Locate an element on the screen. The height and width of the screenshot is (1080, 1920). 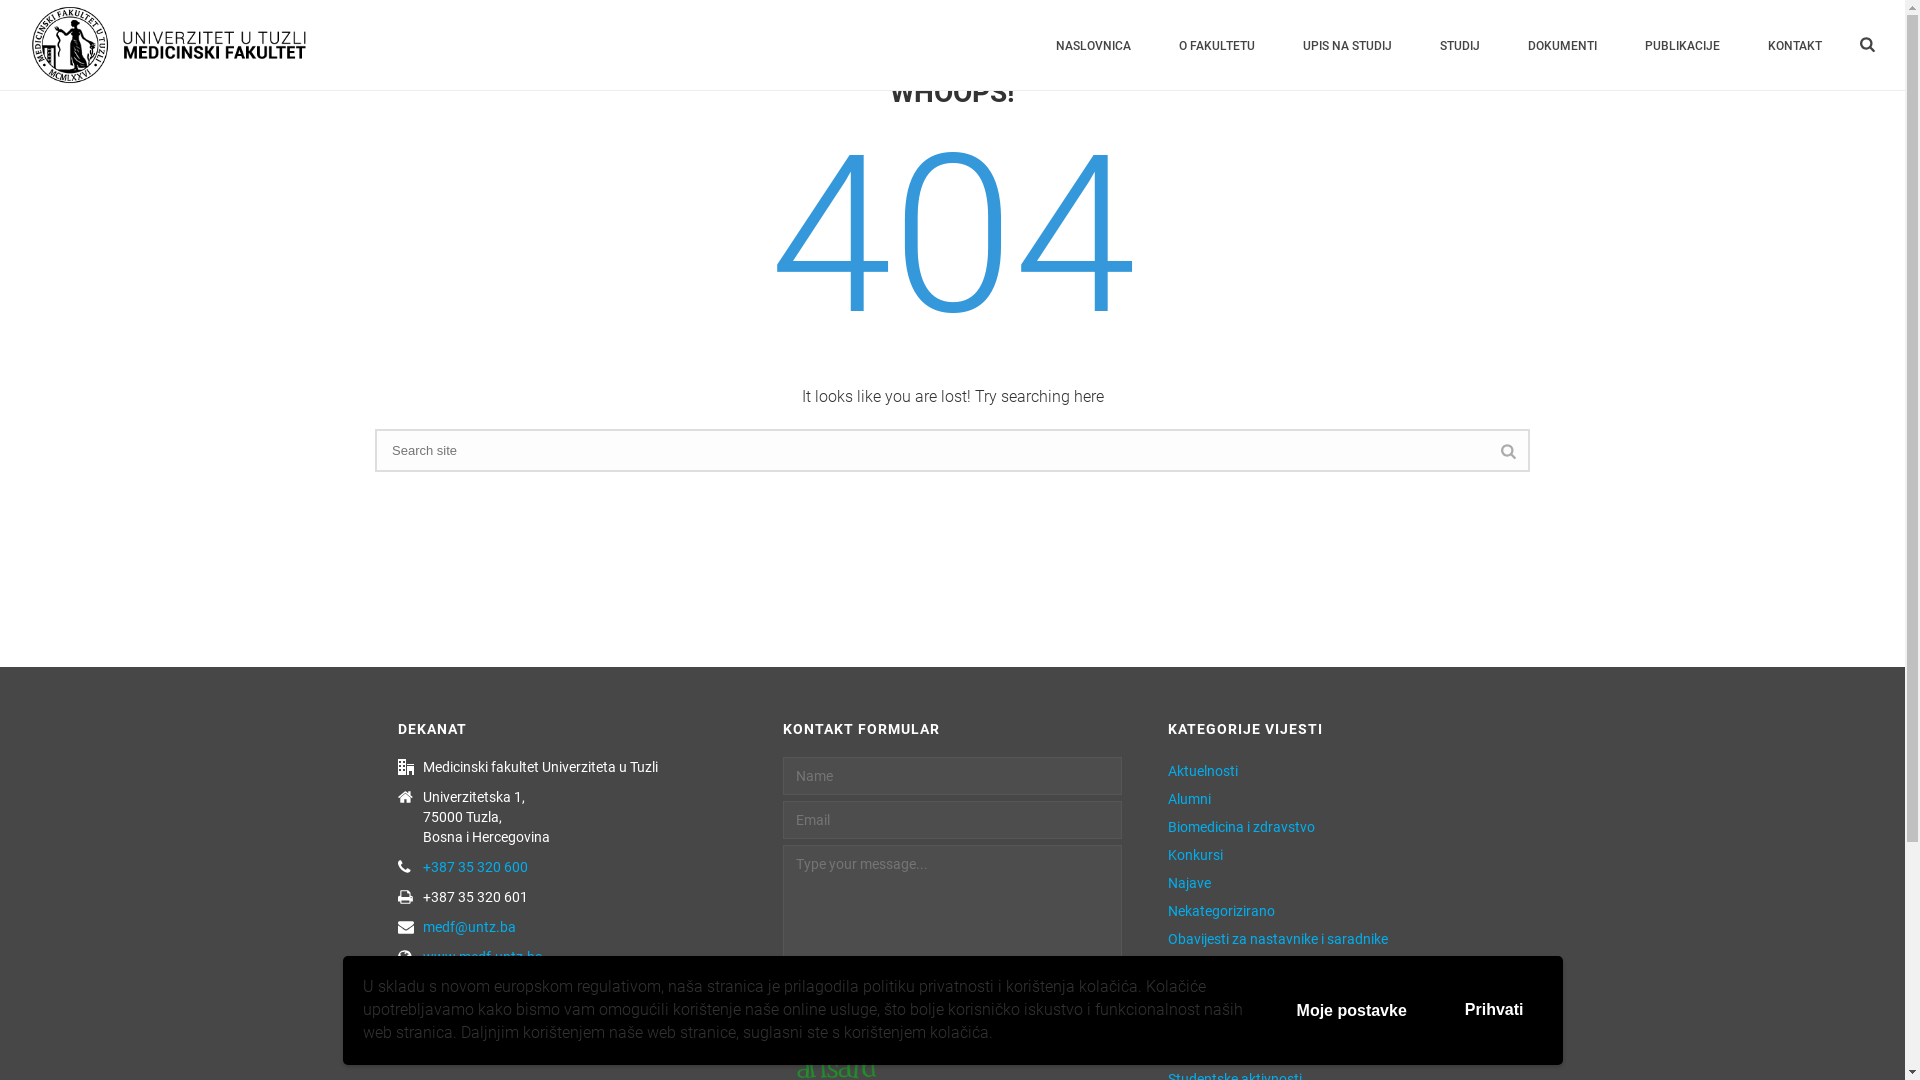
'Aktuelnosti' is located at coordinates (1202, 770).